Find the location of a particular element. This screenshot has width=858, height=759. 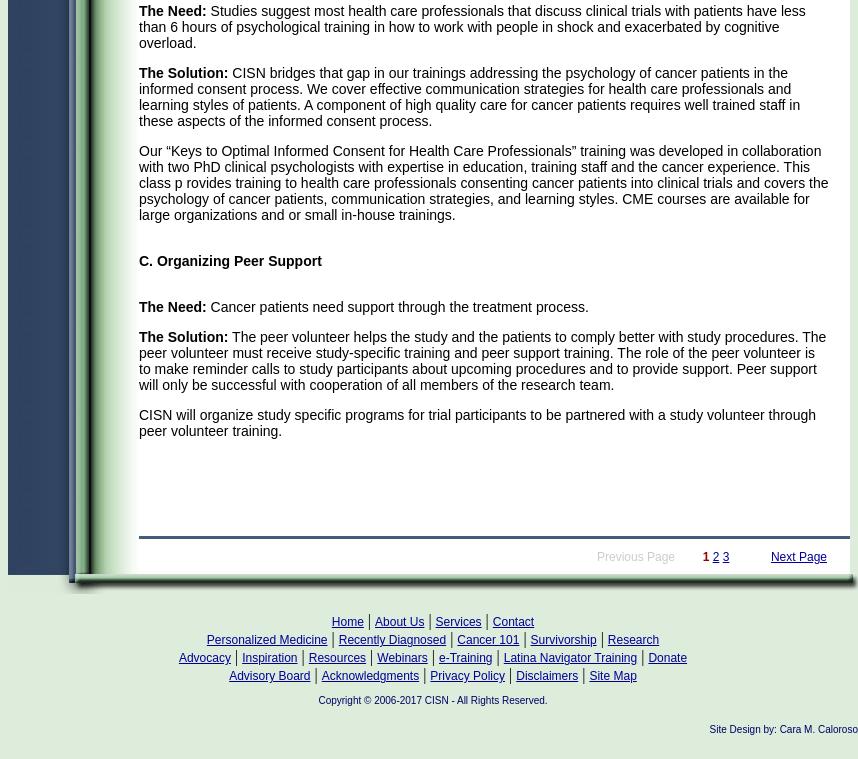

'Our “Keys to Optimal Informed Consent for Health Care Professionals” training was developed in collaboration with two PhD clinical psychologists with expertise in education, training staff and the cancer experience. This class p rovides training to health care professionals consenting cancer patients into clinical trials and covers the psychology of cancer patients, communication strategies, and learning styles. CME courses are available for large organizations and or small in-house trainings.' is located at coordinates (482, 182).